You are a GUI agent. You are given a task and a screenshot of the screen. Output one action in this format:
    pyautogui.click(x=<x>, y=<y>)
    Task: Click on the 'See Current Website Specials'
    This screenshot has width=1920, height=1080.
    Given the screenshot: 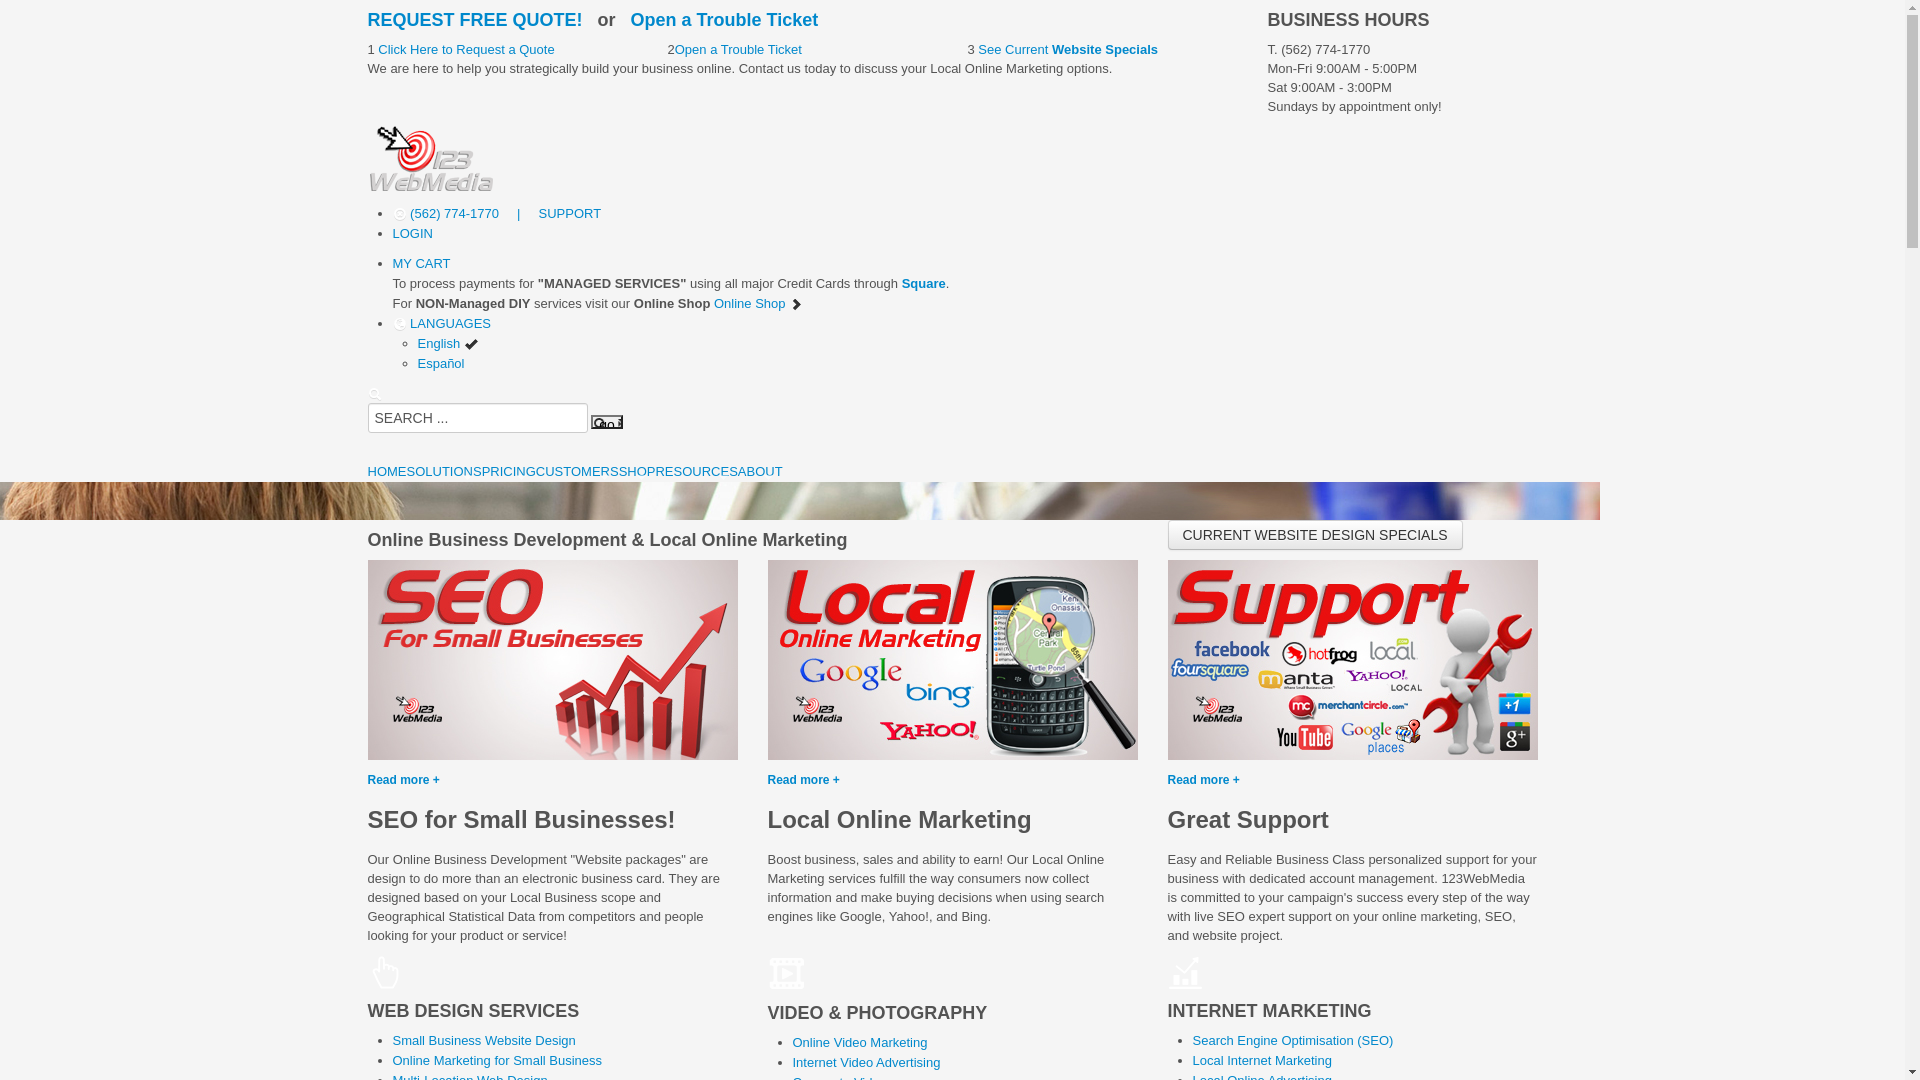 What is the action you would take?
    pyautogui.click(x=1065, y=48)
    